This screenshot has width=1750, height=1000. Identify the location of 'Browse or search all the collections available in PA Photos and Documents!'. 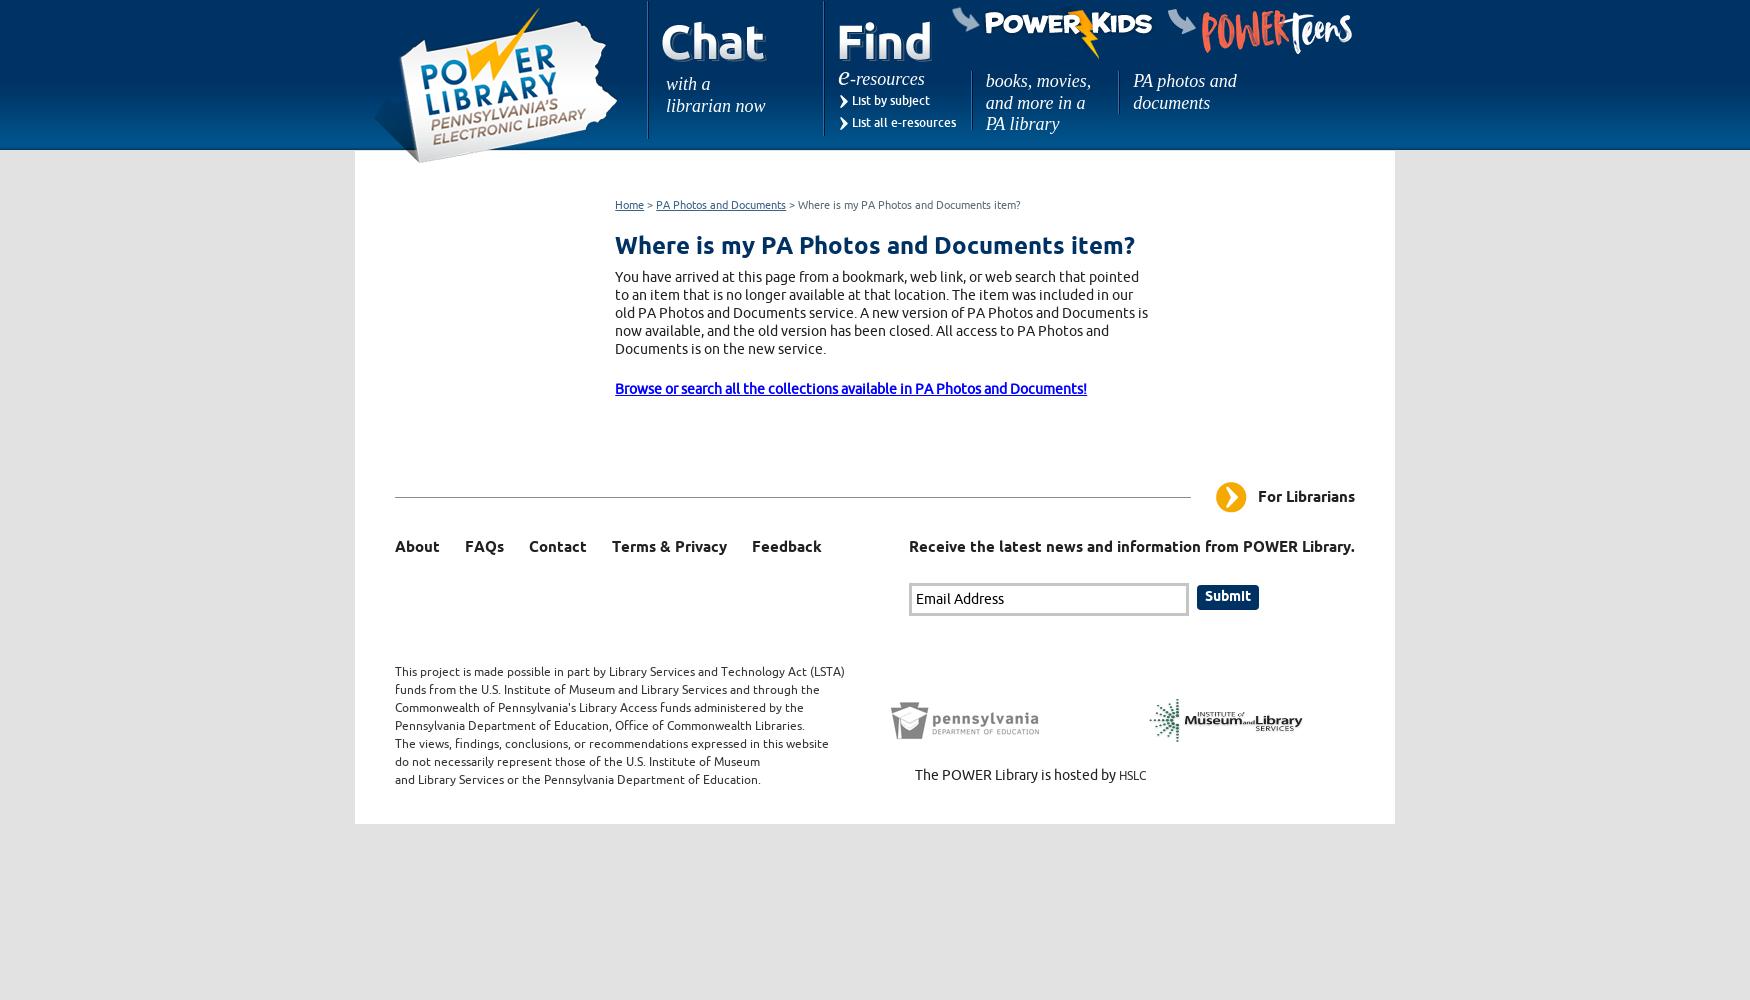
(851, 388).